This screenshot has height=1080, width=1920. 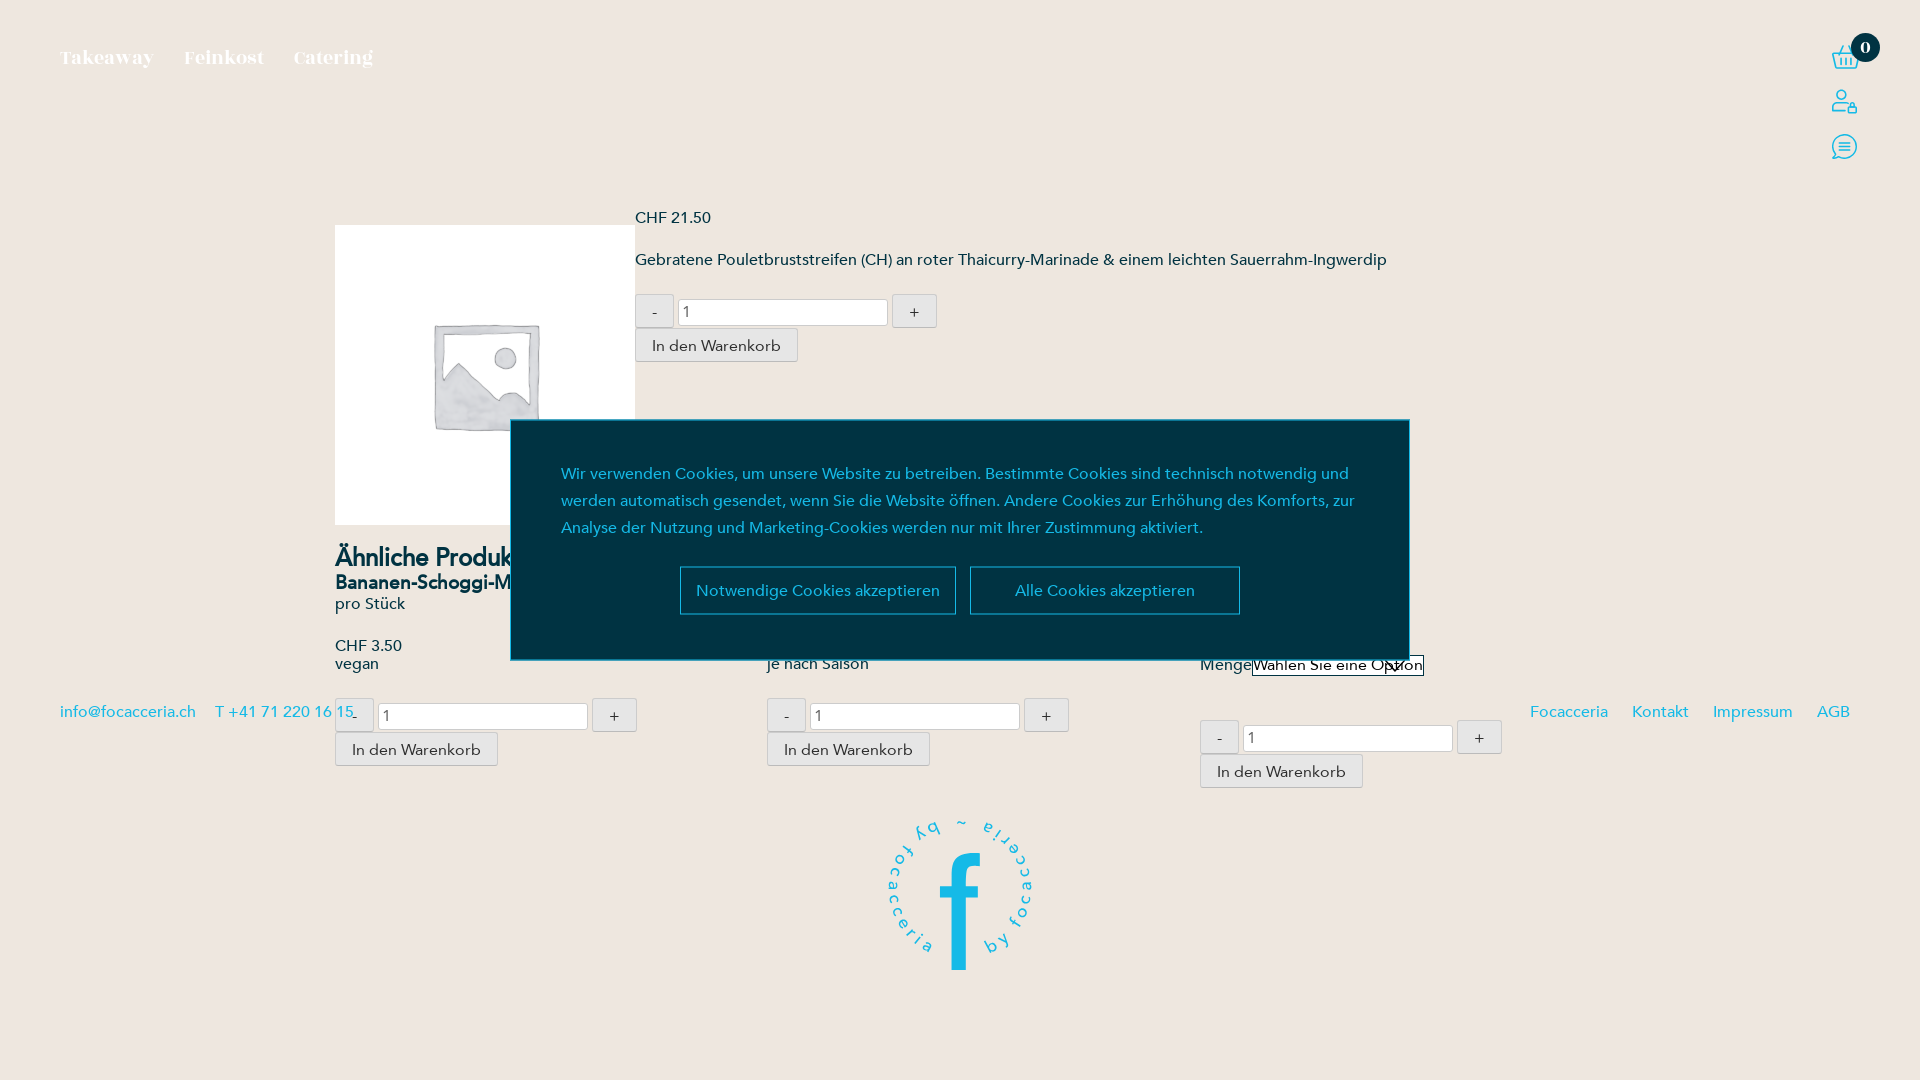 I want to click on 'AGB', so click(x=1817, y=711).